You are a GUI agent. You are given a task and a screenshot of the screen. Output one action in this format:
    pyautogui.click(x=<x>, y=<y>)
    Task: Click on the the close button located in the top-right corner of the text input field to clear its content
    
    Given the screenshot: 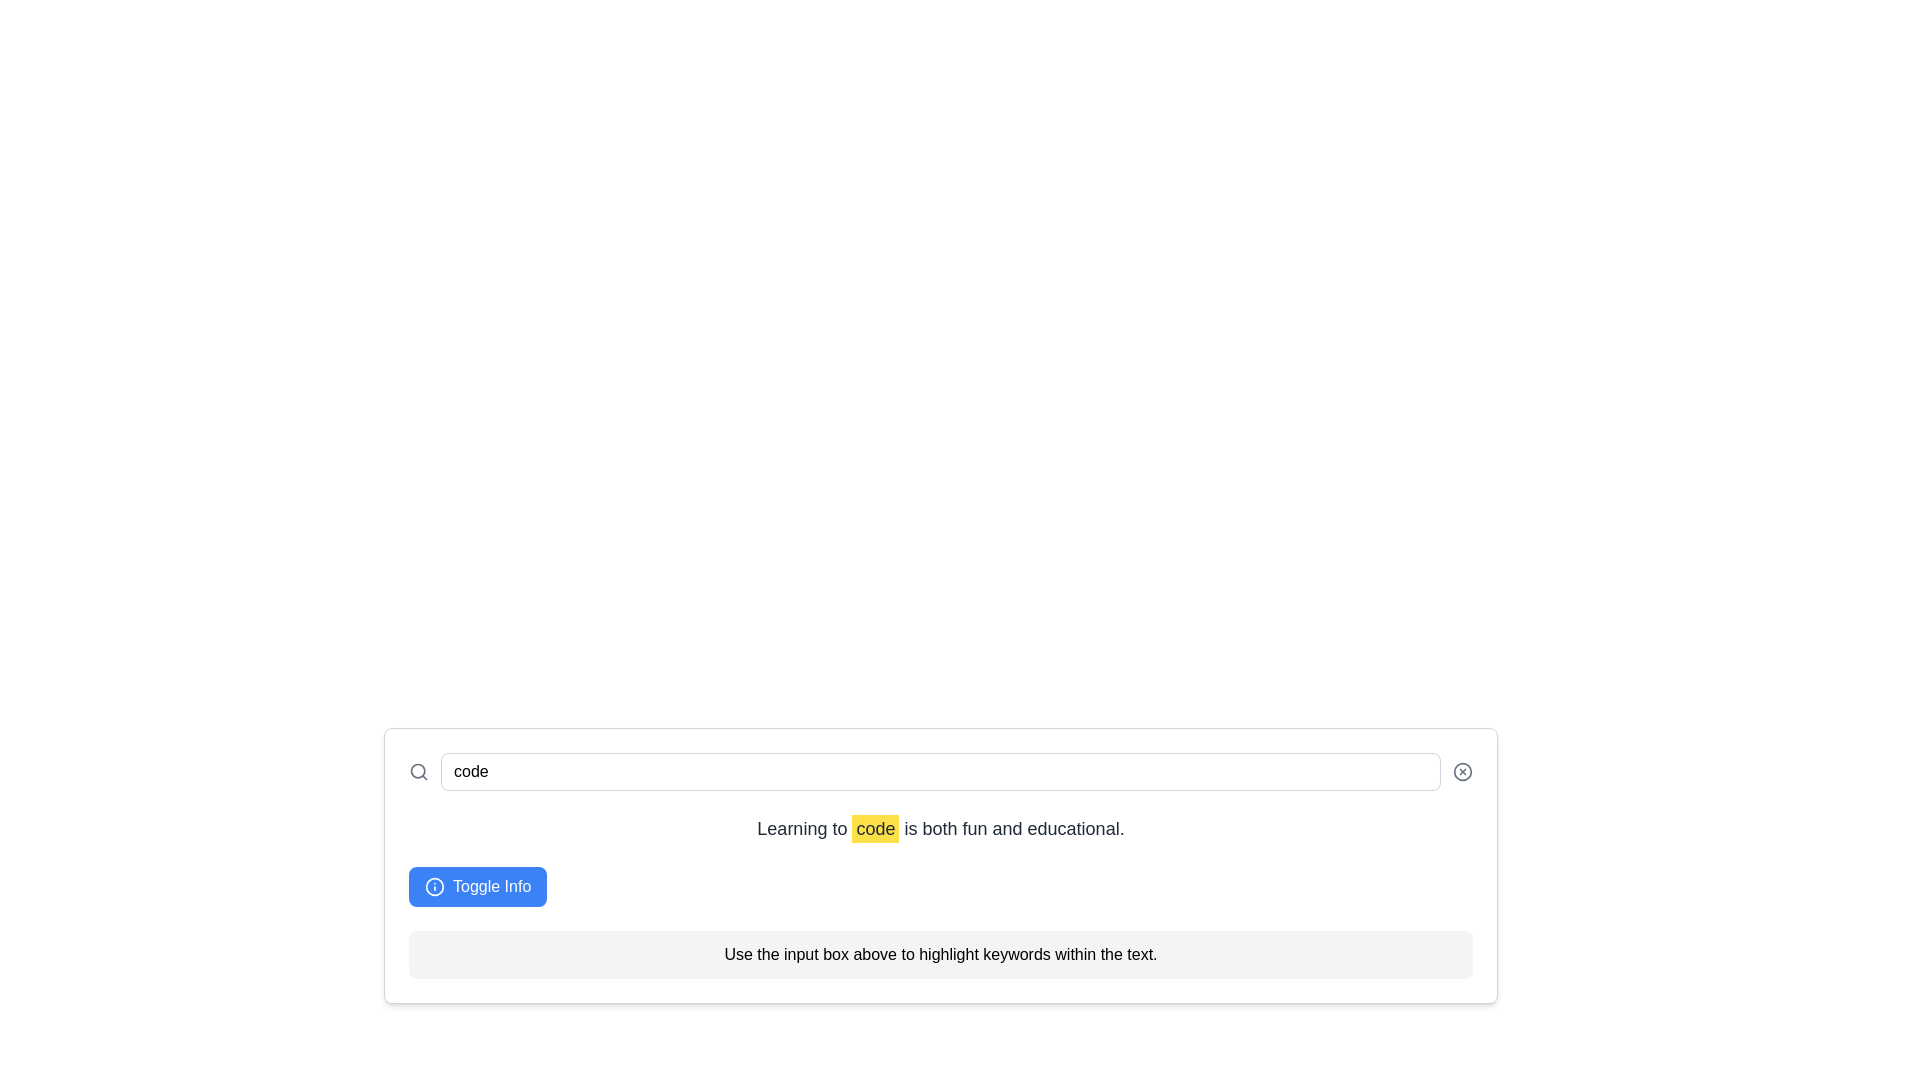 What is the action you would take?
    pyautogui.click(x=1463, y=770)
    